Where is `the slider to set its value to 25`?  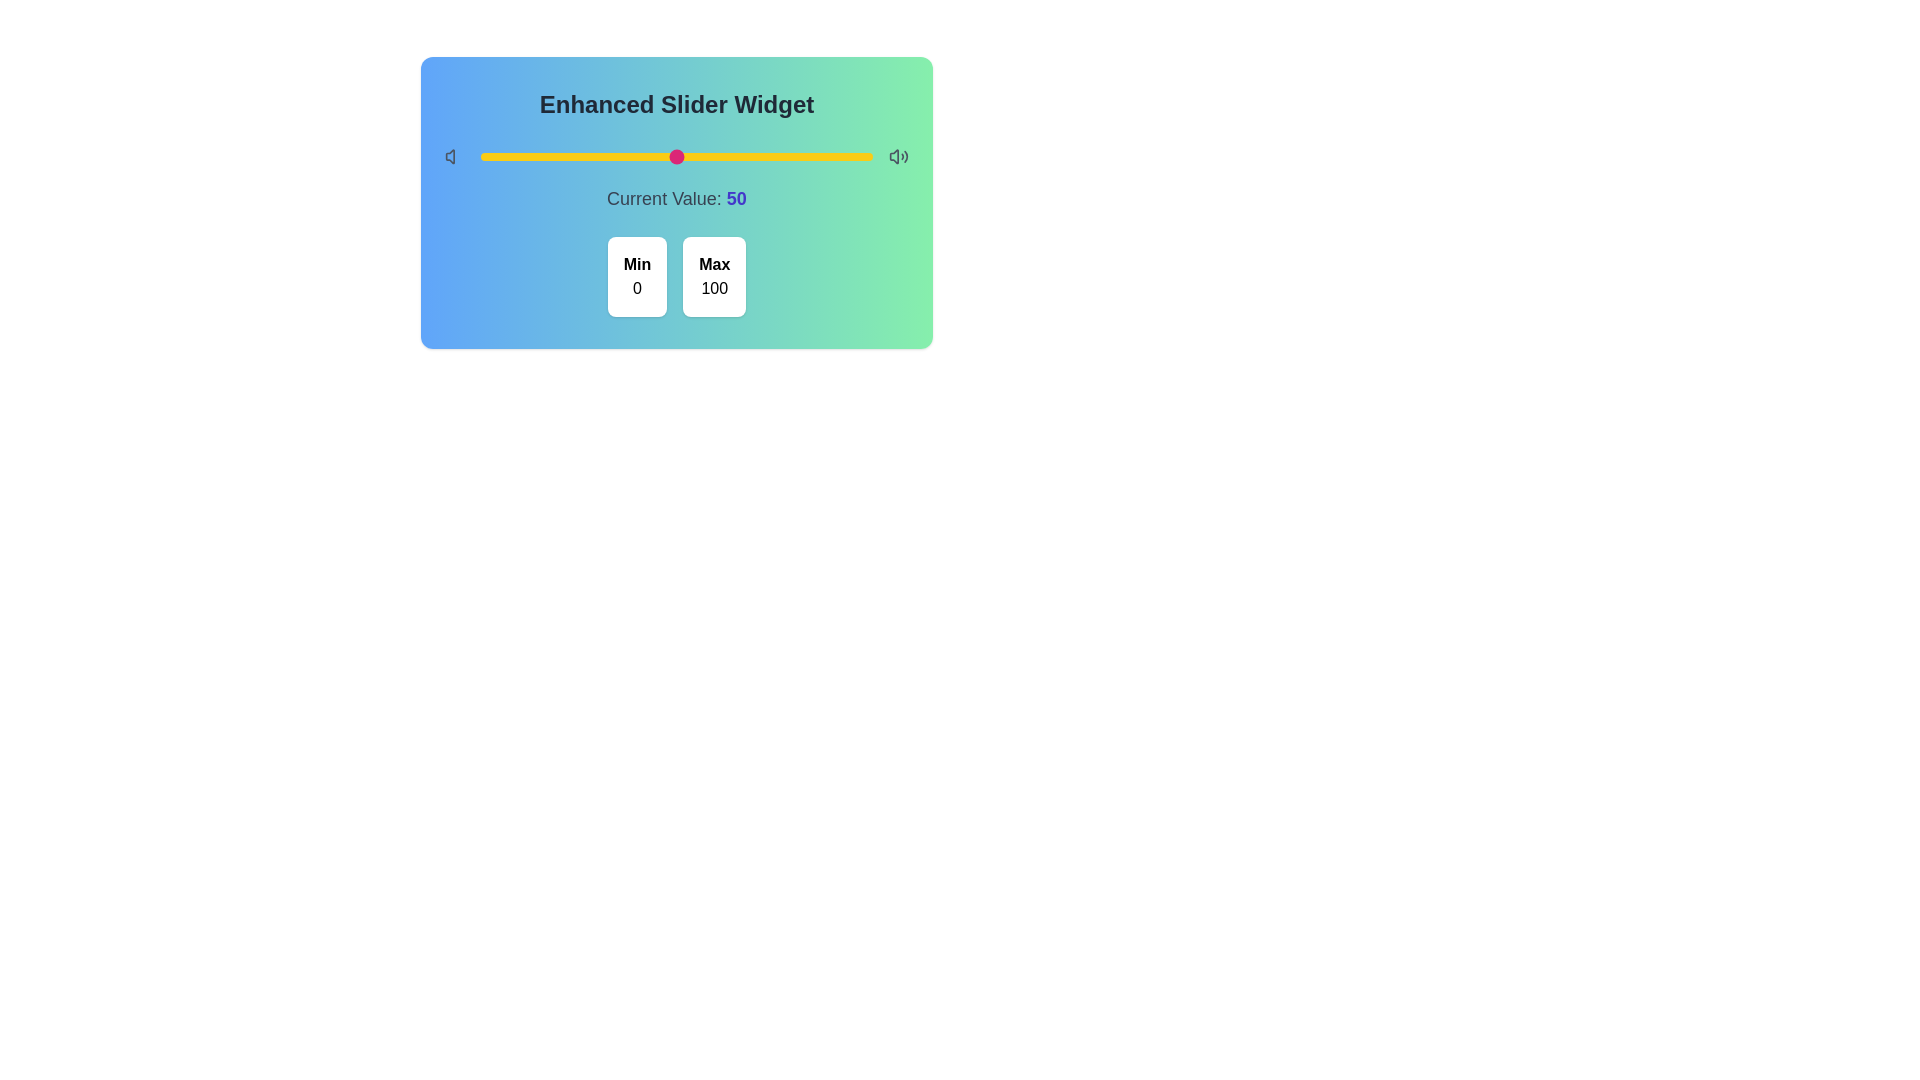 the slider to set its value to 25 is located at coordinates (578, 156).